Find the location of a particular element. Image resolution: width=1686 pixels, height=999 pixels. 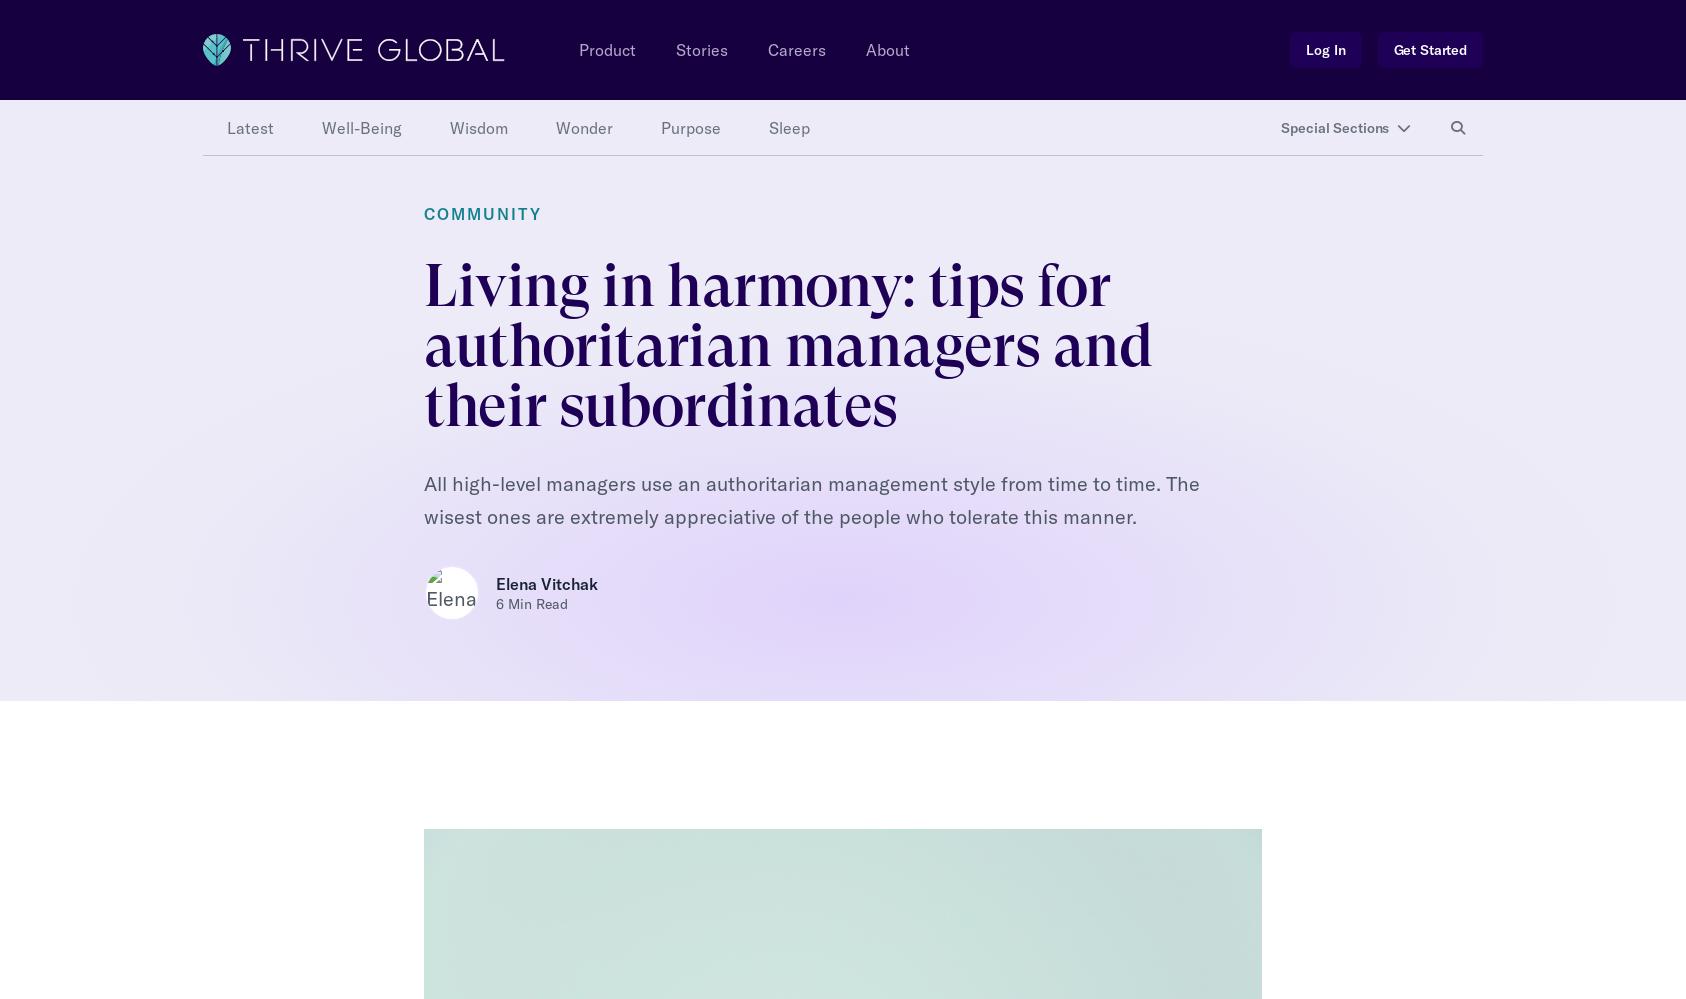

'— Ask your manager for “permission” when taking action he or she will want to have signed off on ahead of time;' is located at coordinates (424, 480).